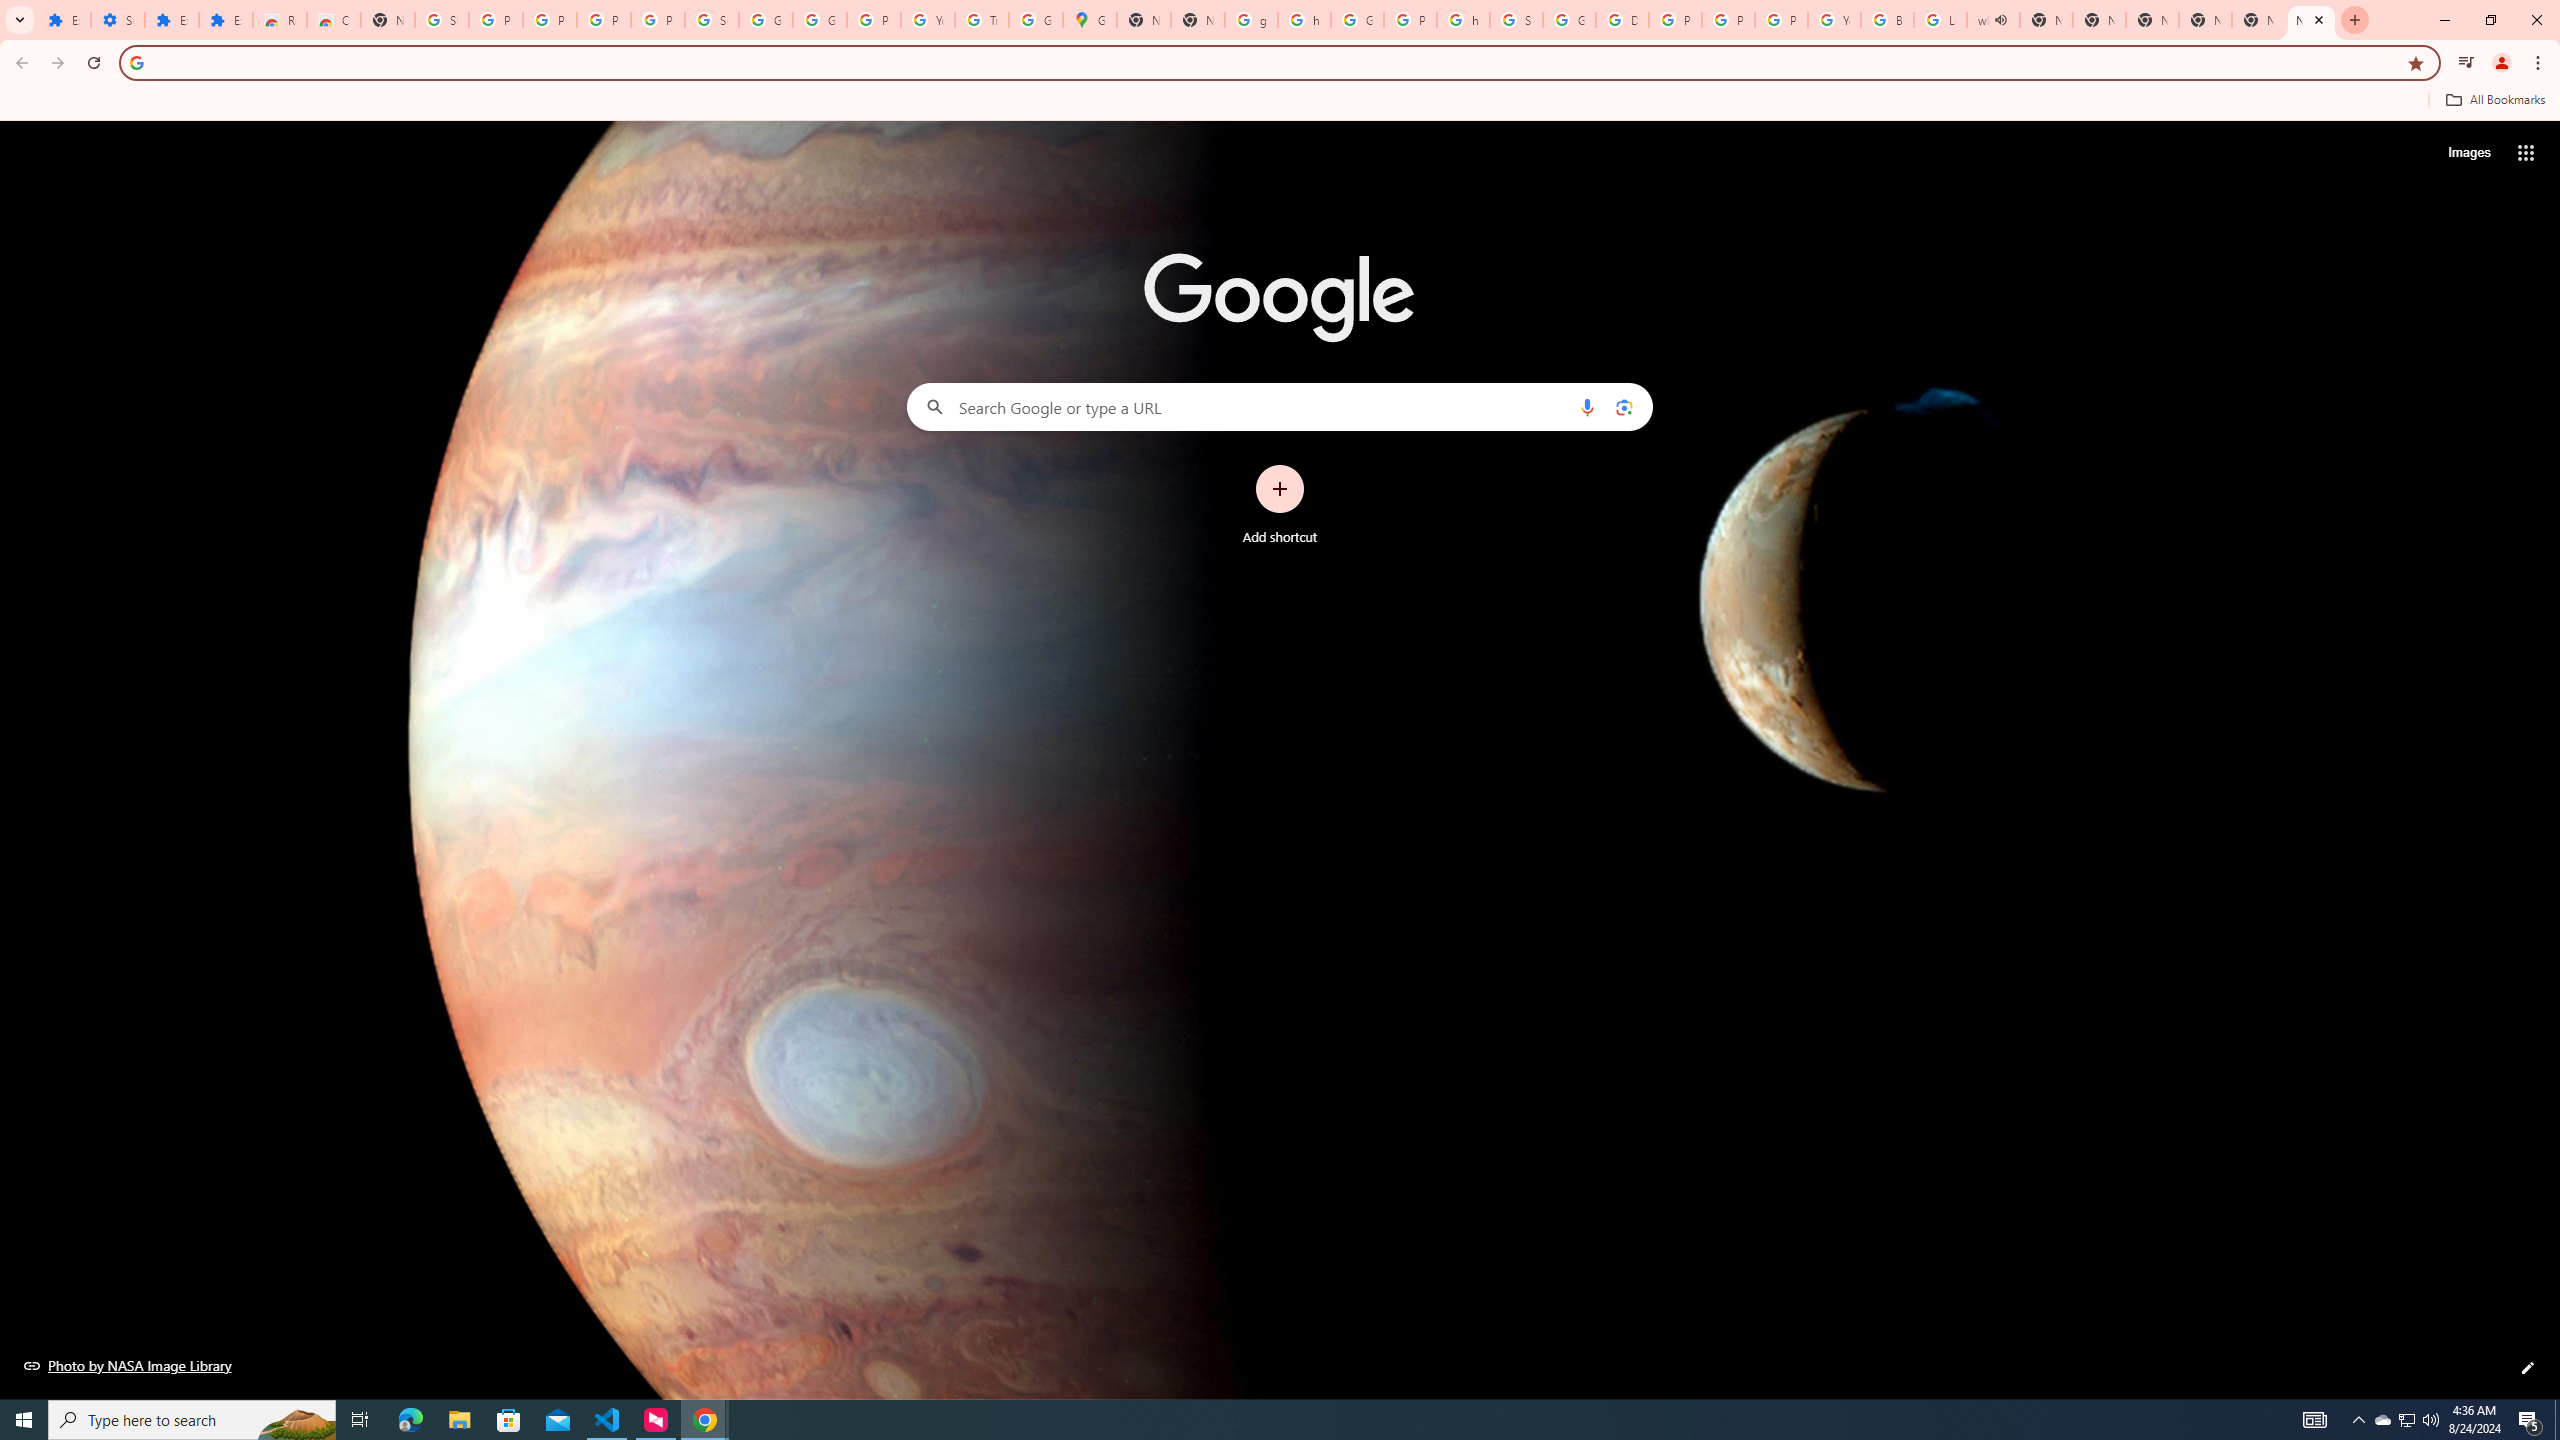 This screenshot has width=2560, height=1440. What do you see at coordinates (278, 19) in the screenshot?
I see `'Reviews: Helix Fruit Jump Arcade Game'` at bounding box center [278, 19].